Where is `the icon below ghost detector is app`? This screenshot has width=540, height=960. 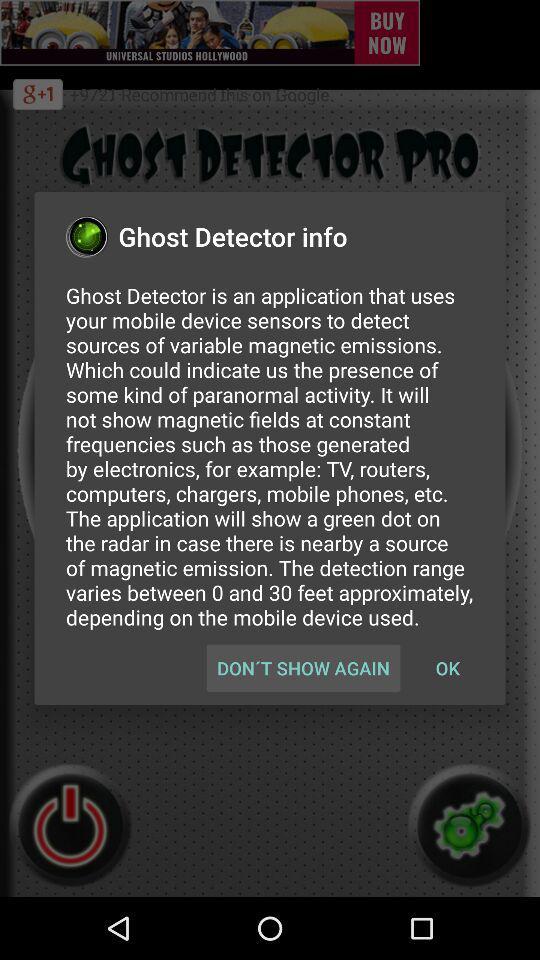 the icon below ghost detector is app is located at coordinates (447, 668).